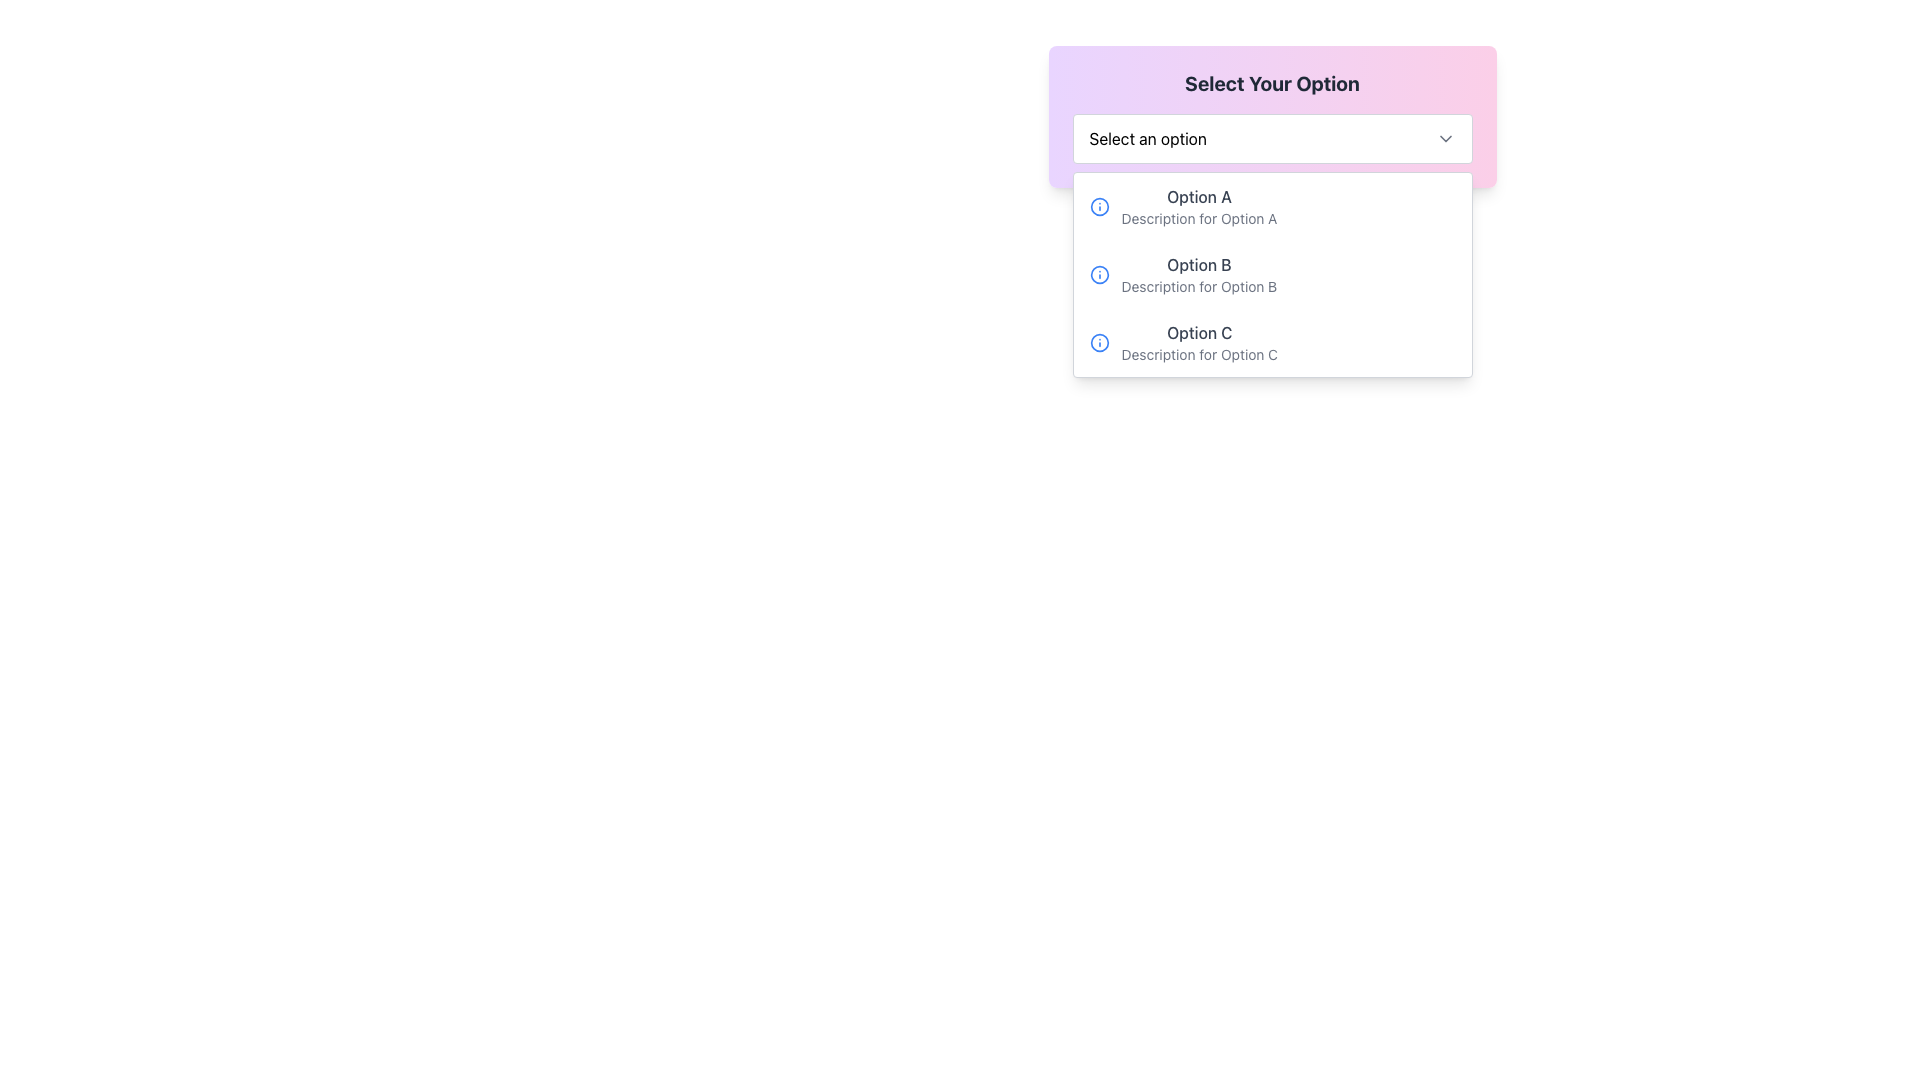 The height and width of the screenshot is (1080, 1920). Describe the element at coordinates (1445, 137) in the screenshot. I see `the Chevron icon located in the top-right corner of the dropdown menu, which indicates the visibility of options` at that location.